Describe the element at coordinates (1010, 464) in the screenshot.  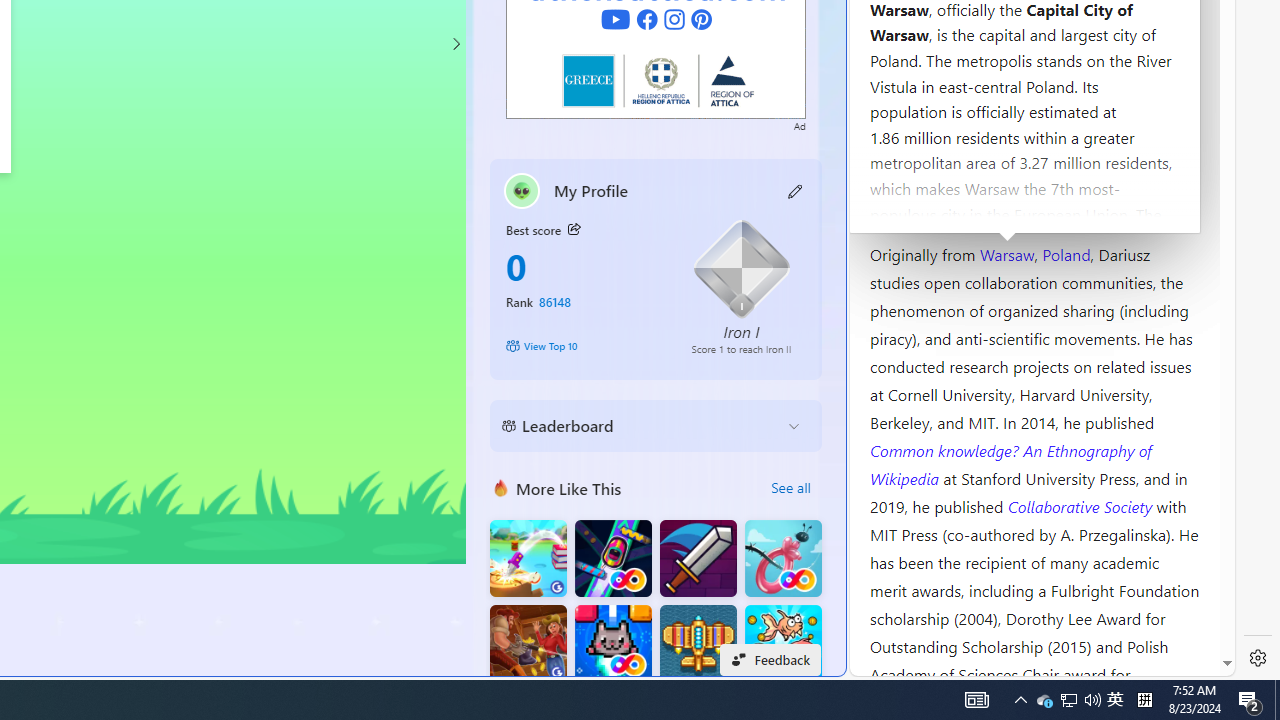
I see `'Common knowledge? An Ethnography of Wikipedia'` at that location.